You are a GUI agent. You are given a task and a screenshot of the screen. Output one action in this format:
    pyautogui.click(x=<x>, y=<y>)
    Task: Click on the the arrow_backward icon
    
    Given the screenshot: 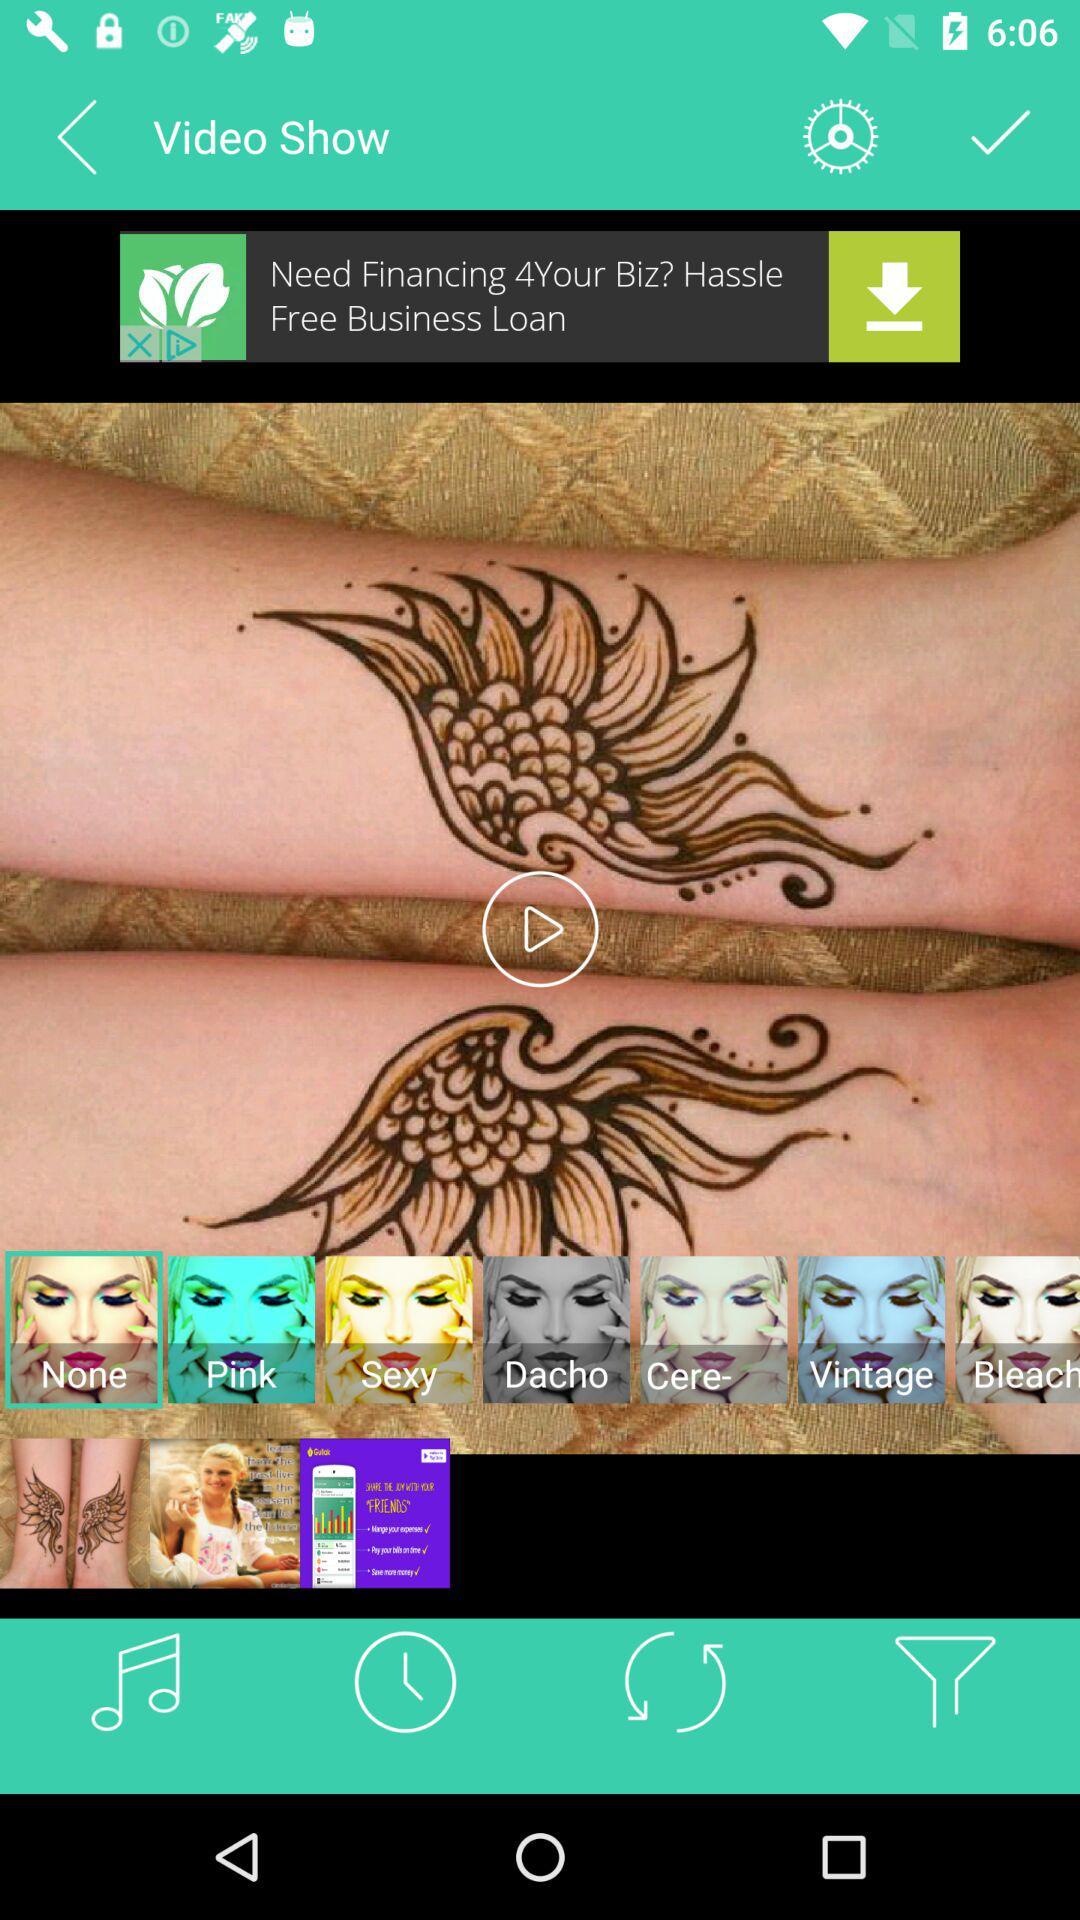 What is the action you would take?
    pyautogui.click(x=75, y=135)
    